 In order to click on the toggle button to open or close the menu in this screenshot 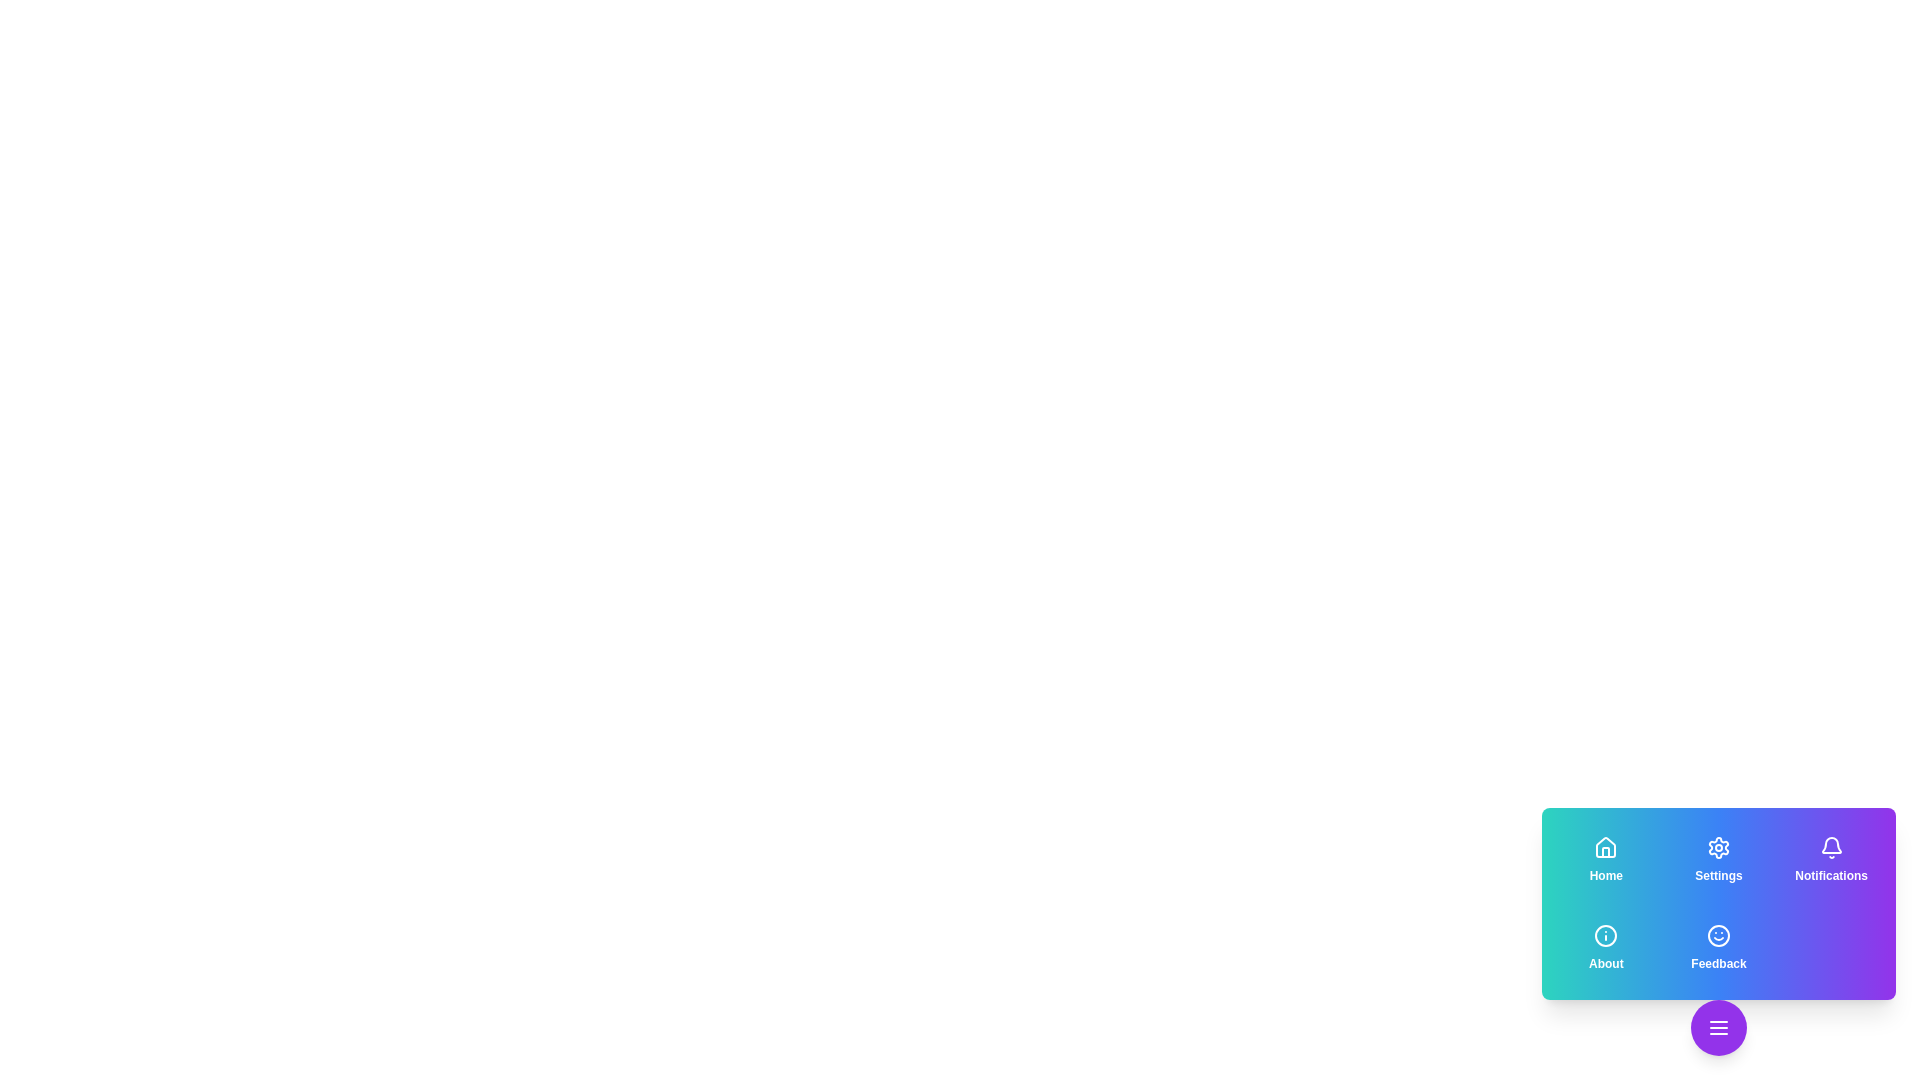, I will do `click(1717, 1028)`.